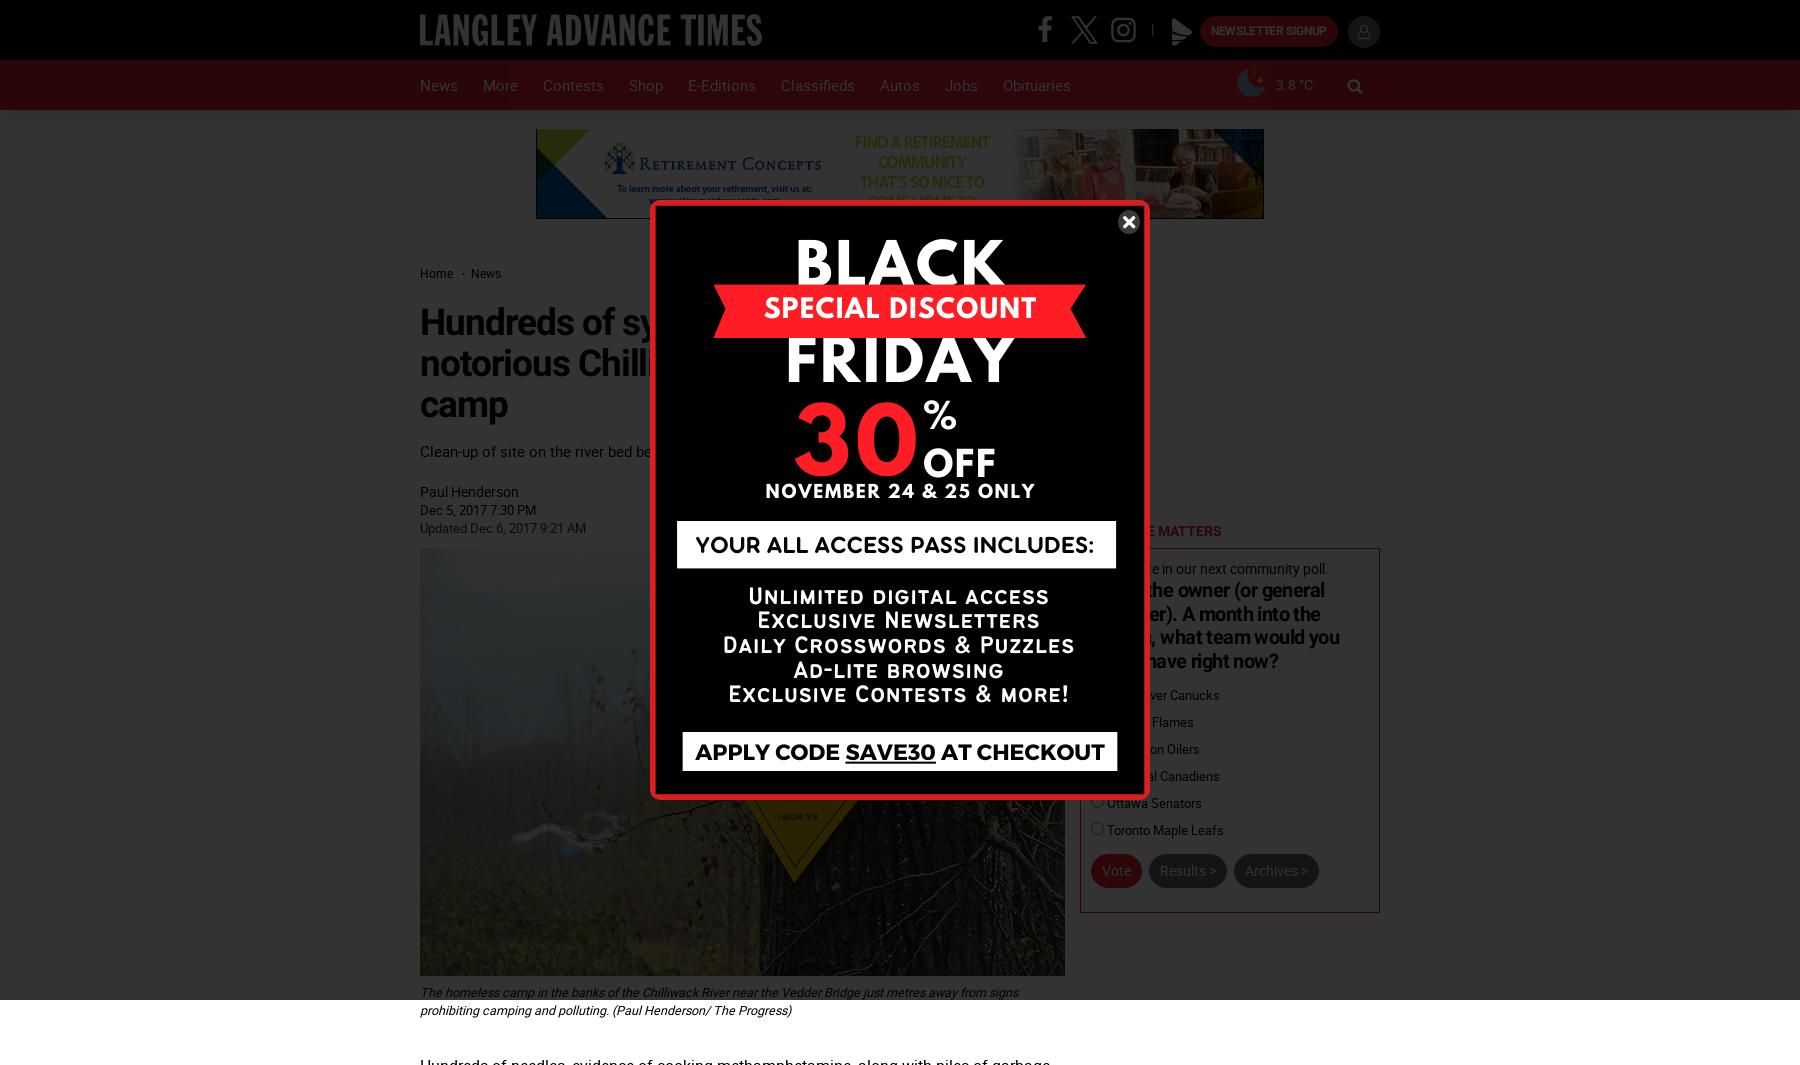  What do you see at coordinates (717, 1000) in the screenshot?
I see `'The homeless camp in the banks of the Chilliwack River near the Vedder Bridge just metres away from signs prohibiting camping and polluting. (Paul Henderson/ The Progress)'` at bounding box center [717, 1000].